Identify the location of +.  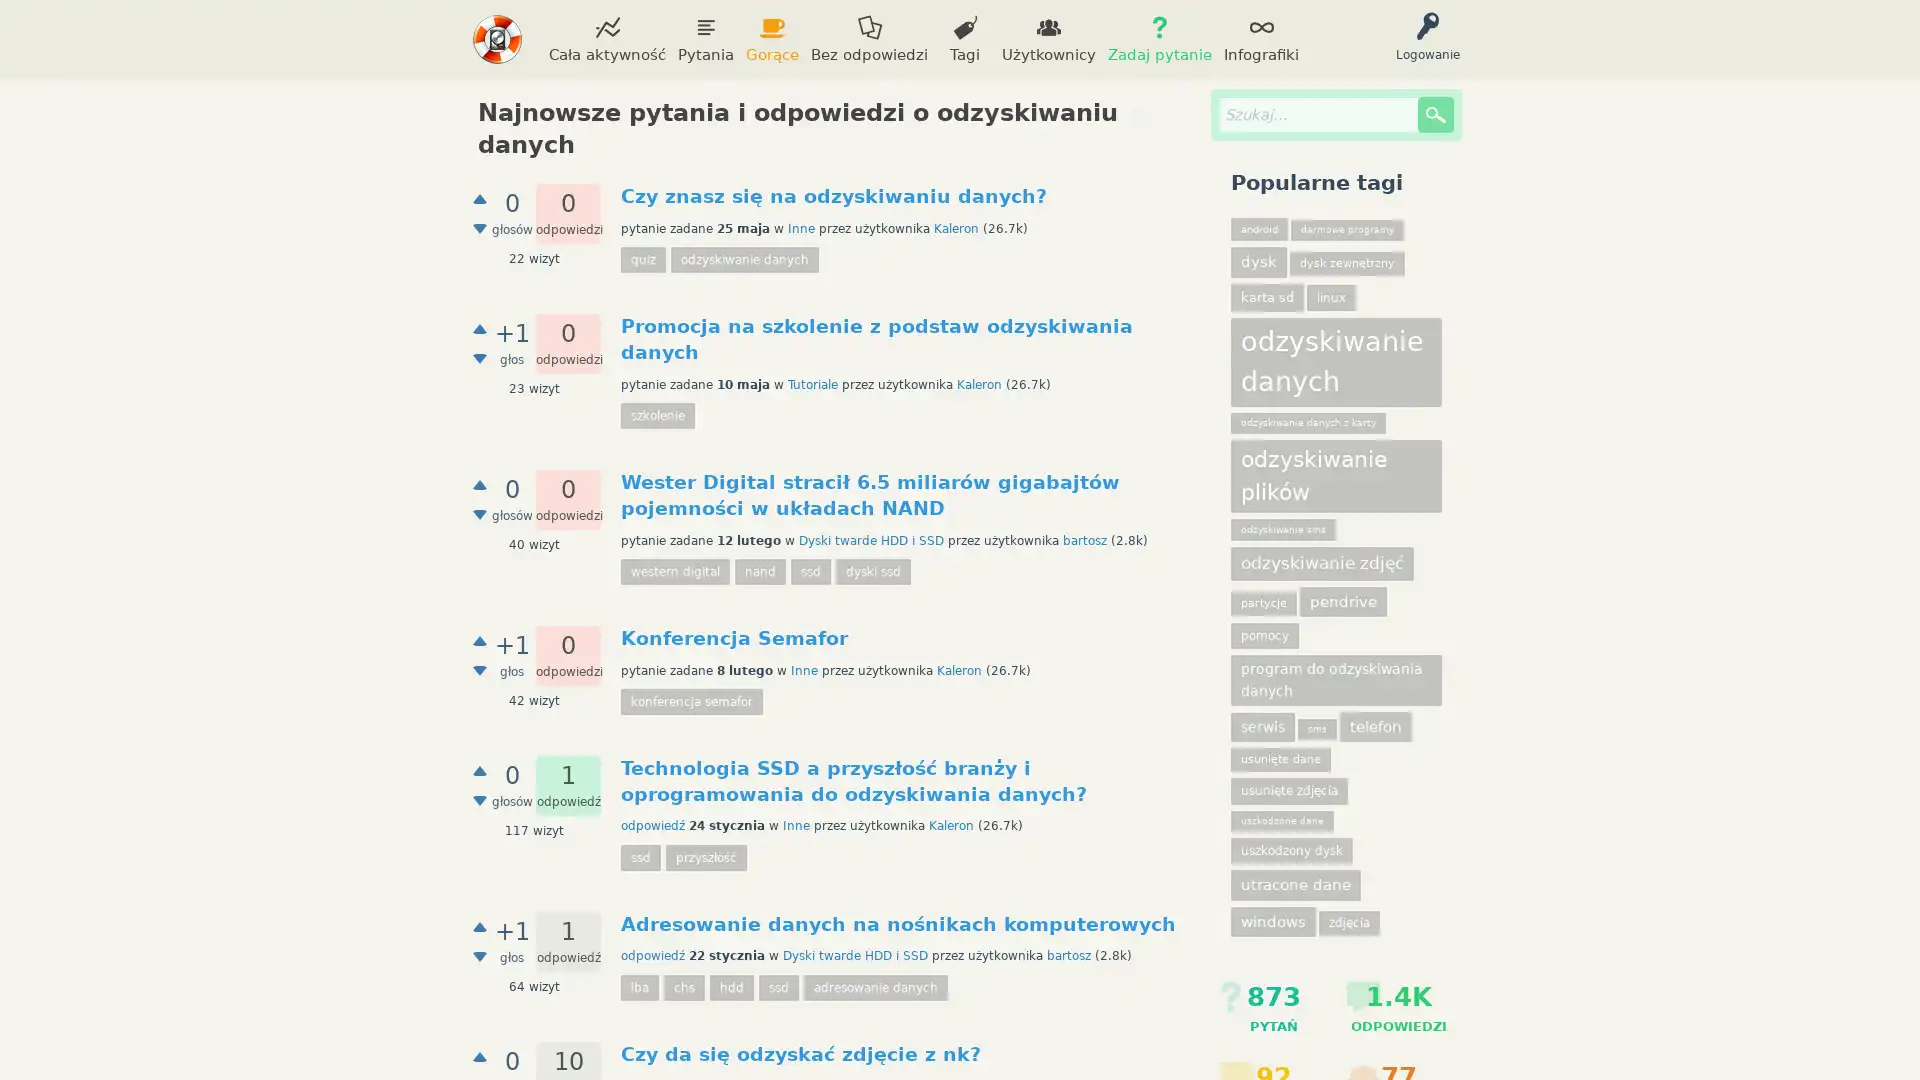
(480, 925).